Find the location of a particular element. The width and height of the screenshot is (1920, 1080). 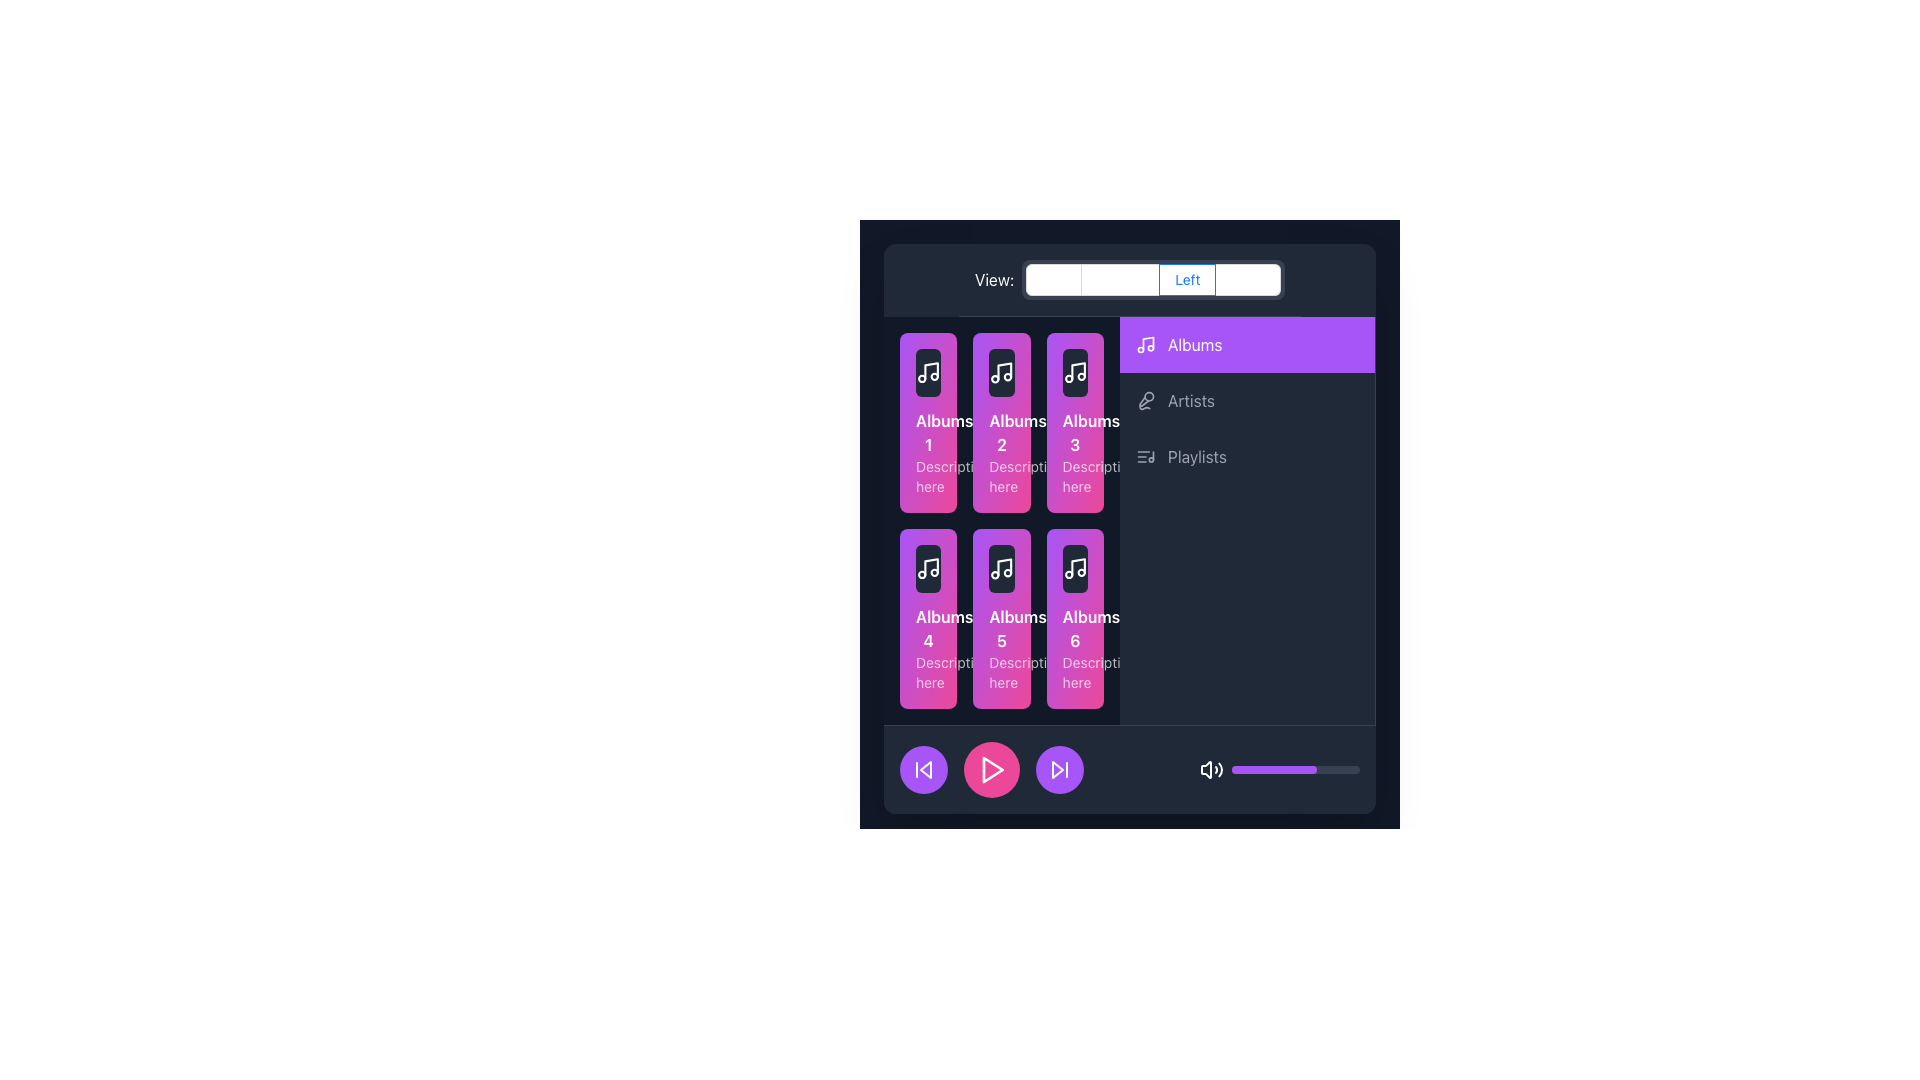

the music note icon, which is part of the album card for Album 1, rendered in a minimalistic line-drawing style against a darker background is located at coordinates (930, 371).